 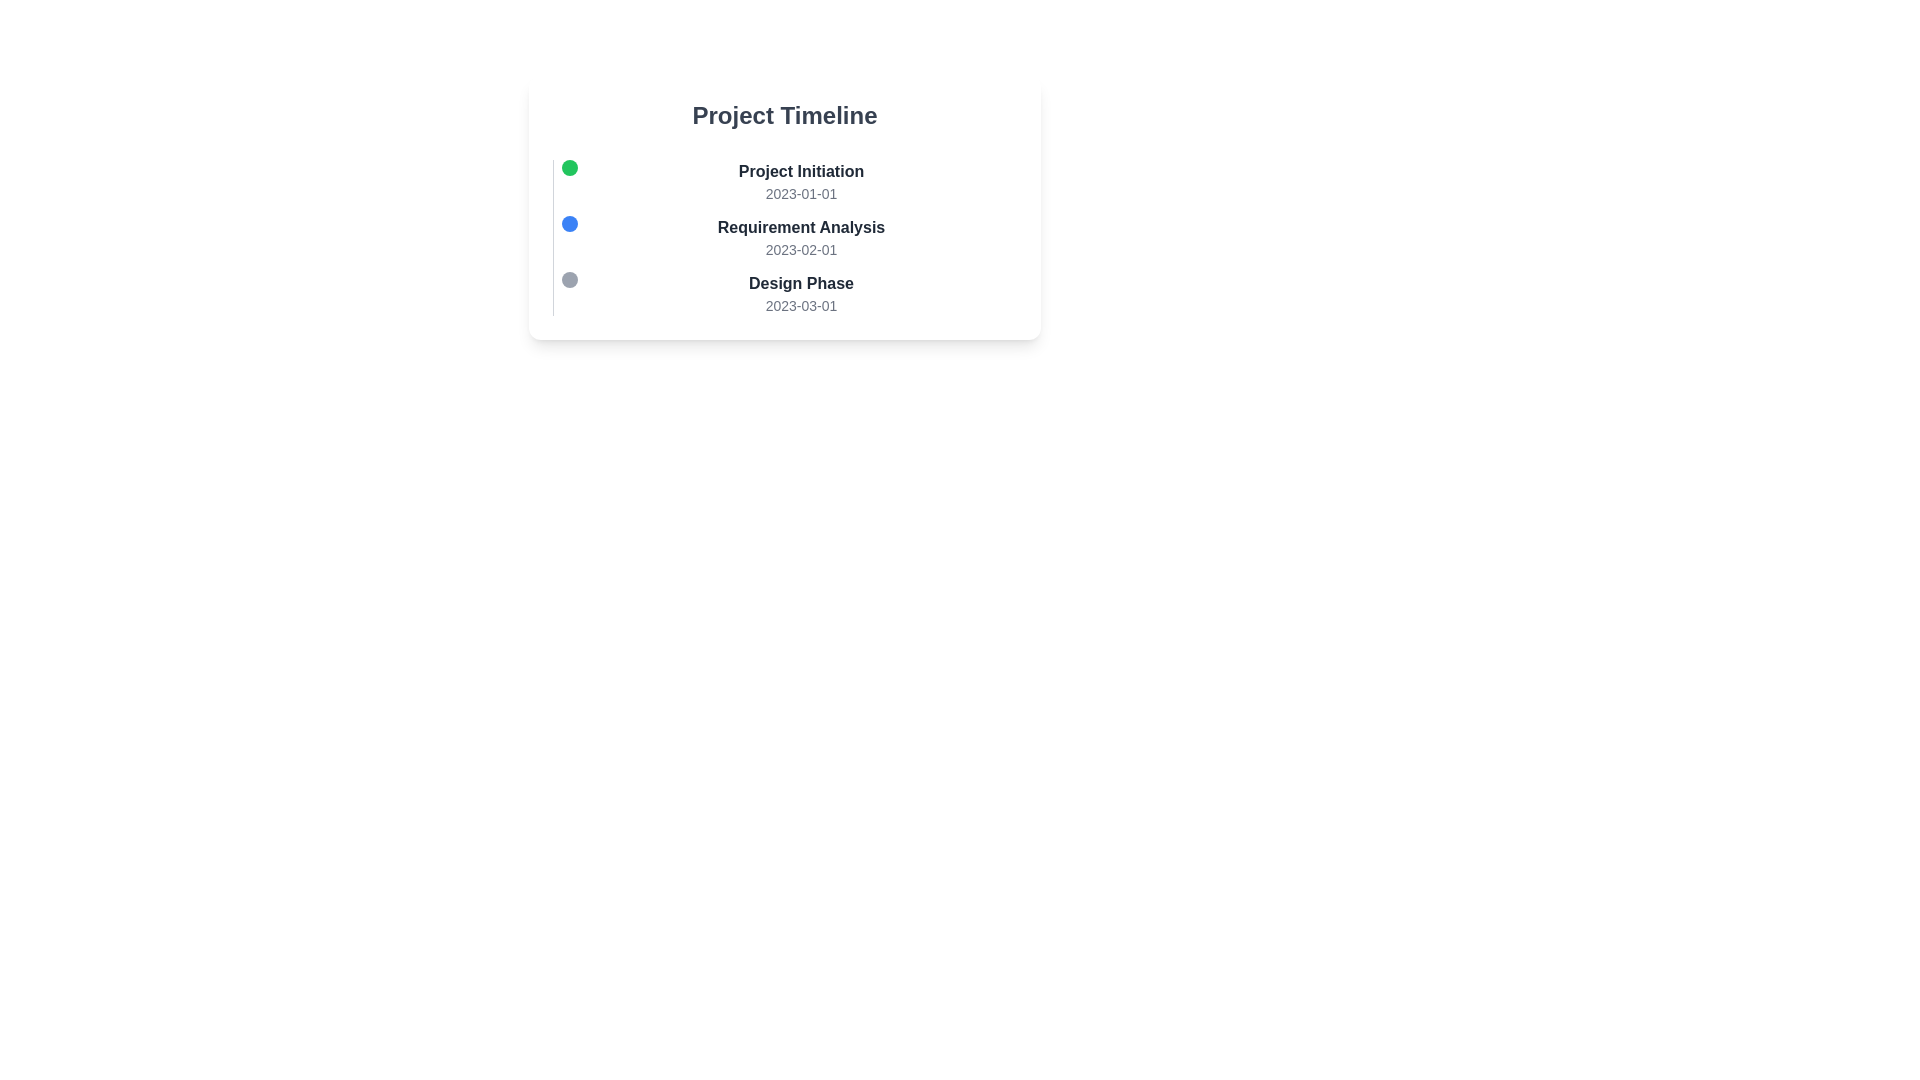 I want to click on the vibrant green colored circle icon located to the left of the 'Project Initiation' text in the timeline component, so click(x=569, y=167).